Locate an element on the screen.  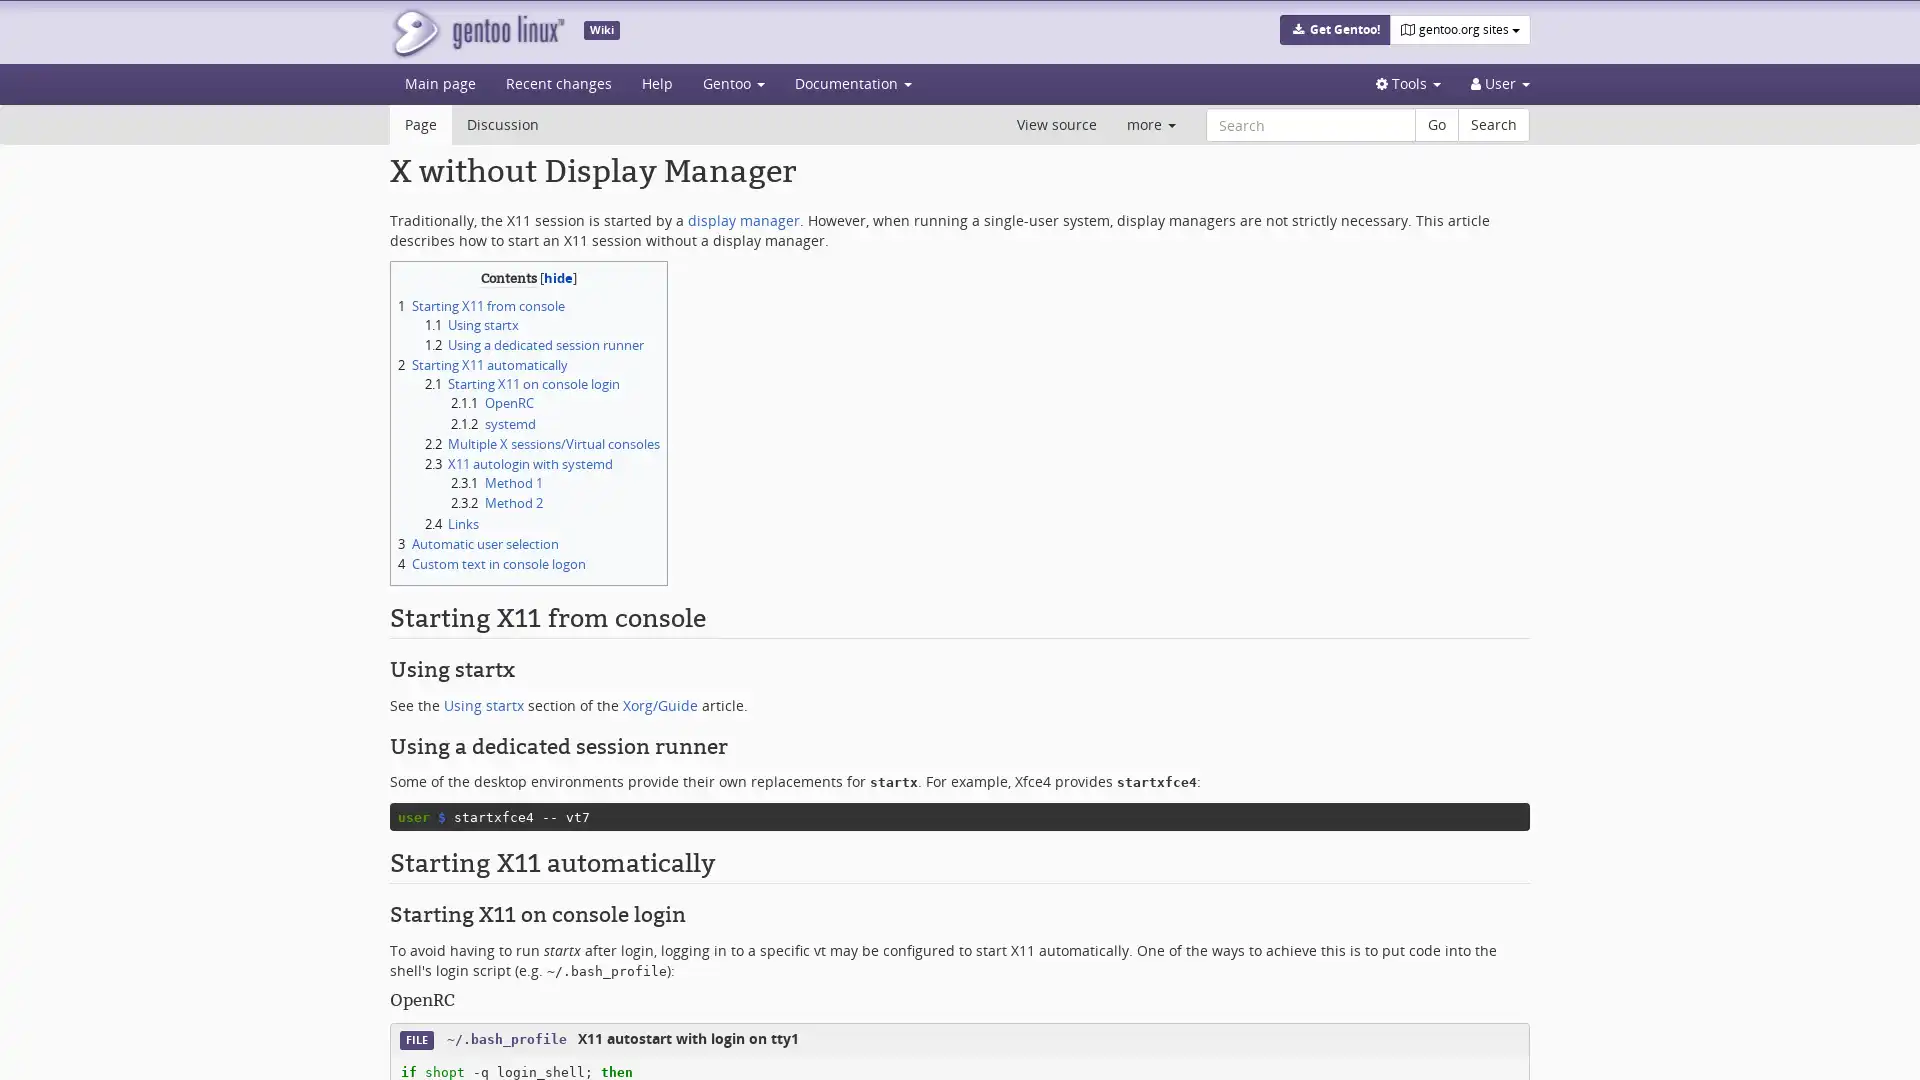
Go is located at coordinates (1435, 124).